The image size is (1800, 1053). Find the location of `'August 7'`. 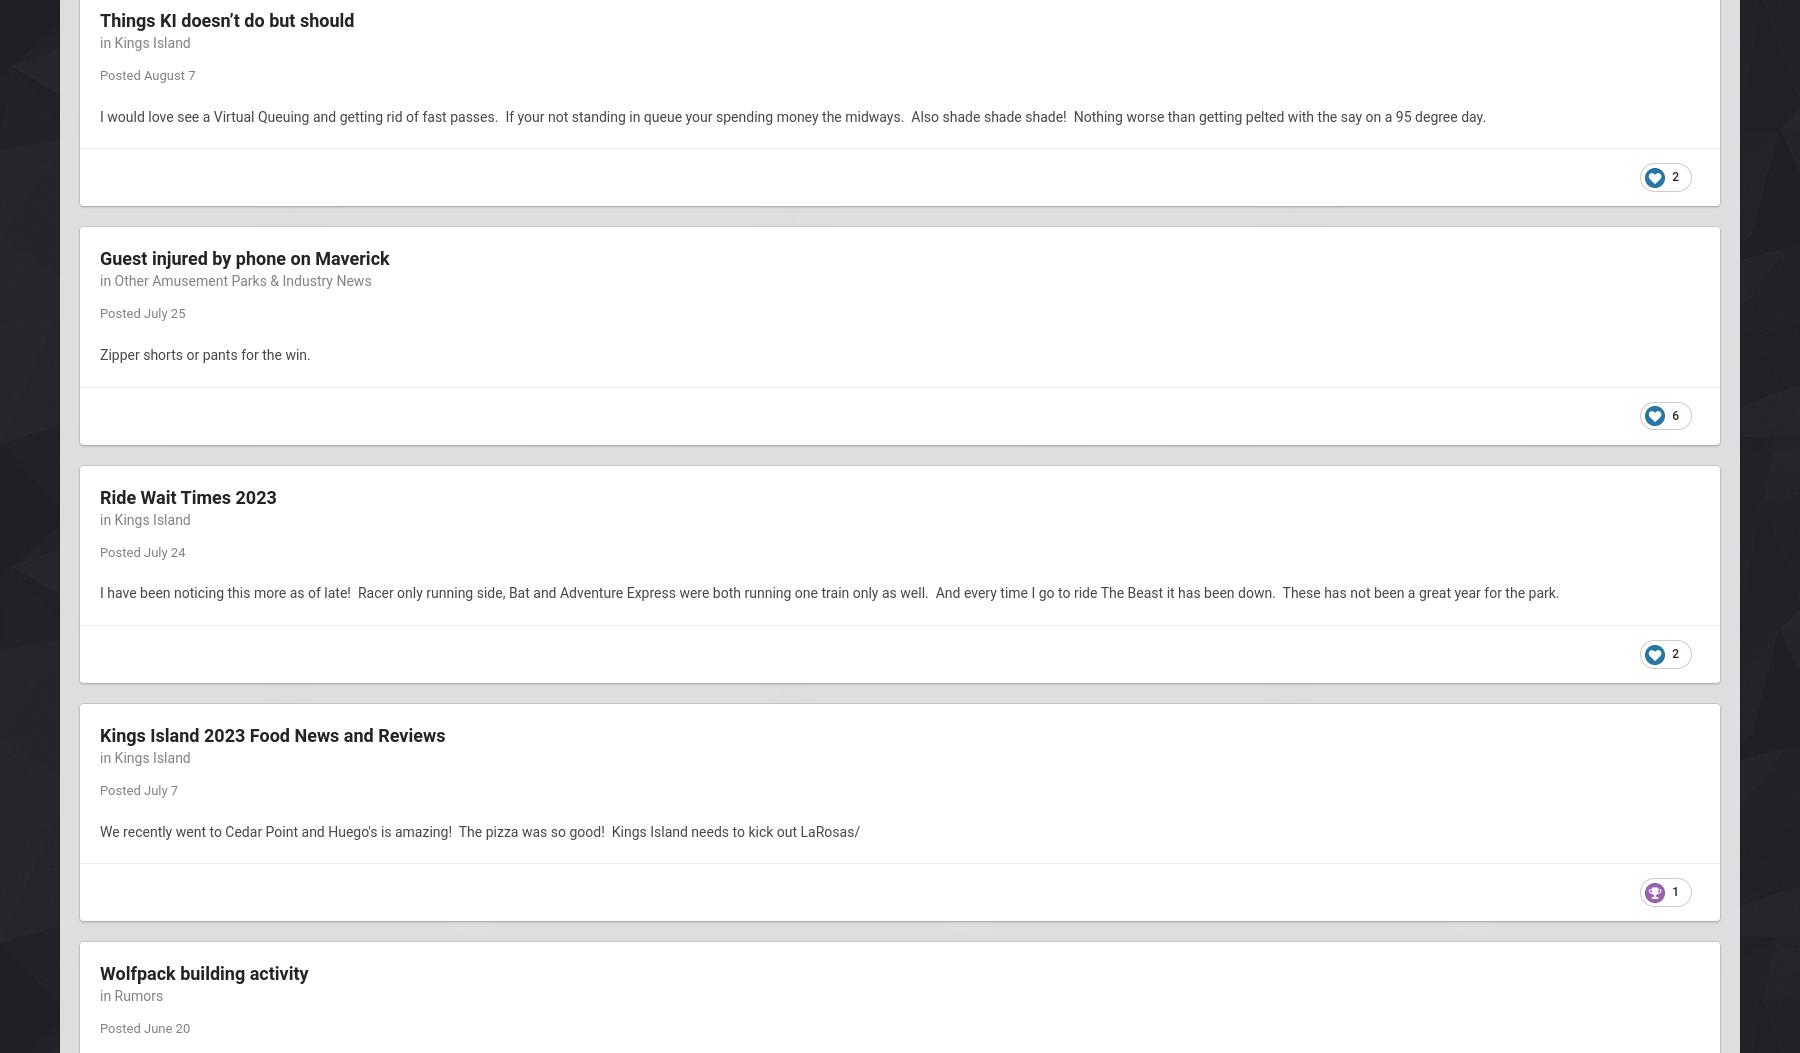

'August 7' is located at coordinates (142, 74).